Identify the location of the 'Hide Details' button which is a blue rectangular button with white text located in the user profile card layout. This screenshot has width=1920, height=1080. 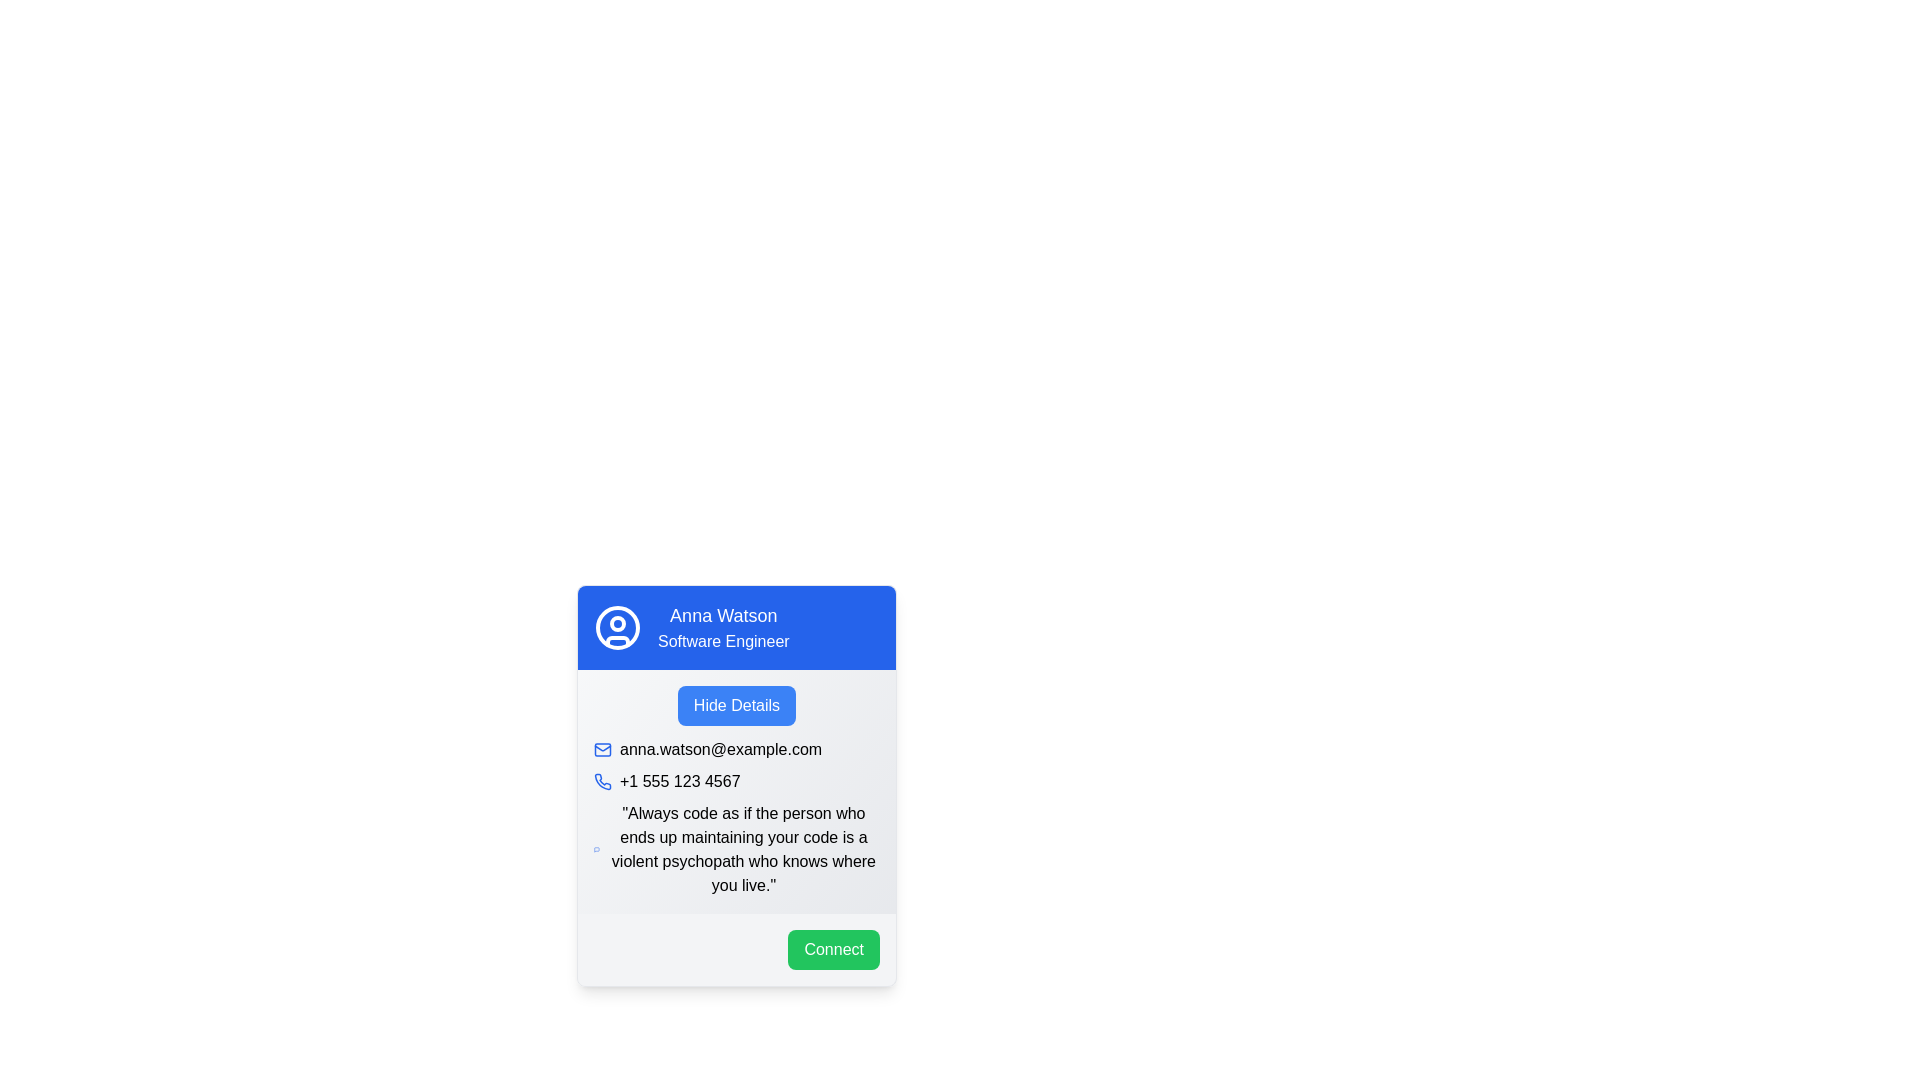
(735, 704).